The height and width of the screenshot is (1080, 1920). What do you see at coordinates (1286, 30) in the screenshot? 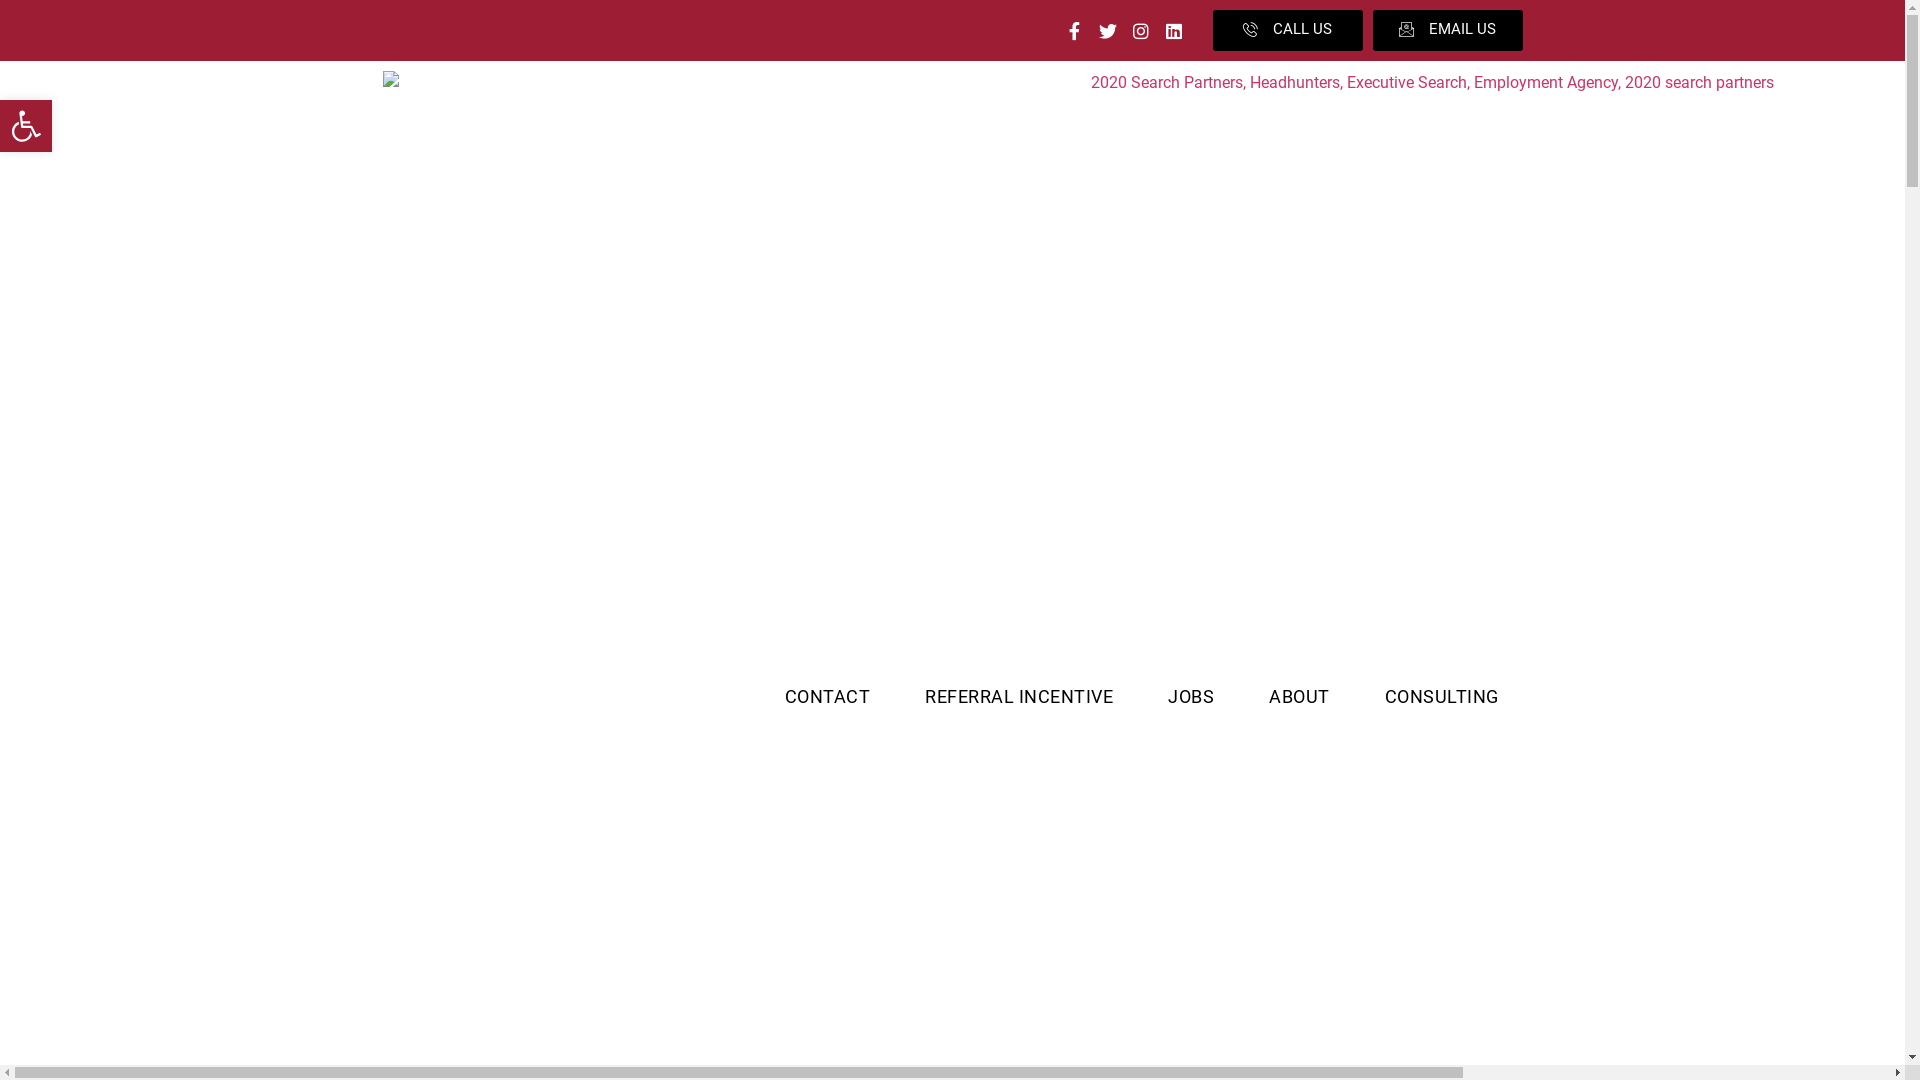
I see `'CALL US'` at bounding box center [1286, 30].